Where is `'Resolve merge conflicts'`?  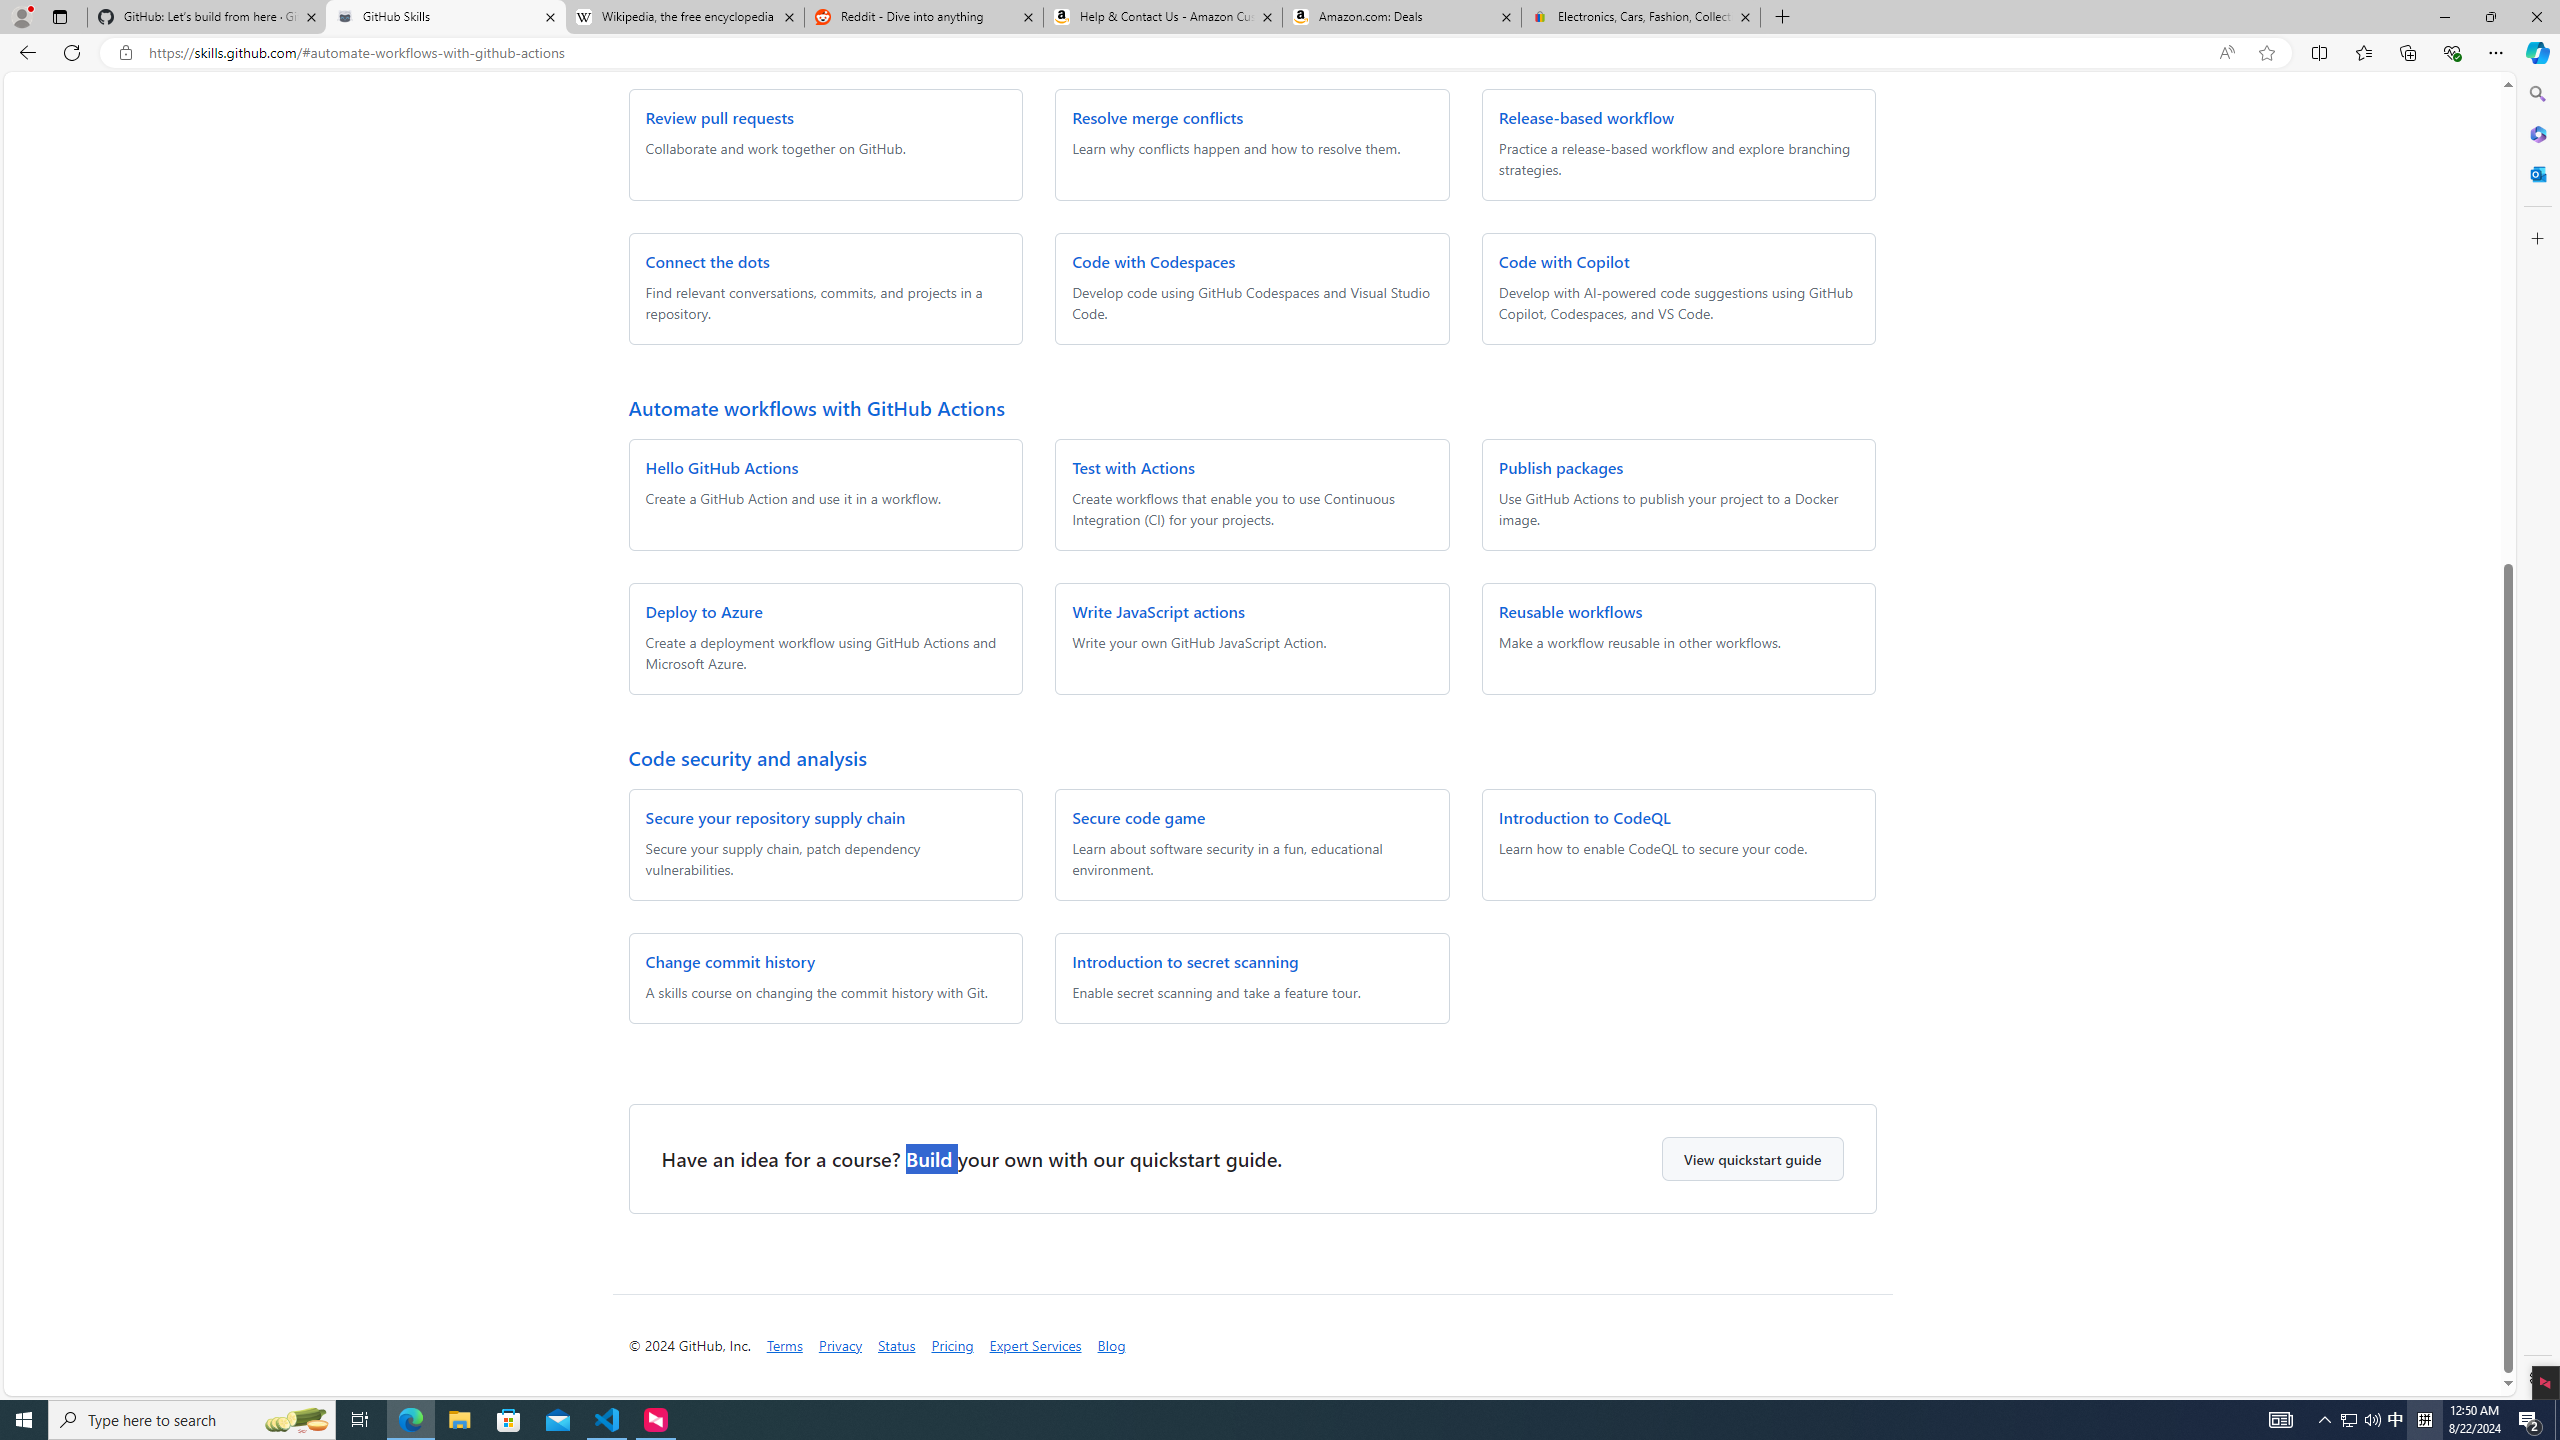 'Resolve merge conflicts' is located at coordinates (1157, 116).